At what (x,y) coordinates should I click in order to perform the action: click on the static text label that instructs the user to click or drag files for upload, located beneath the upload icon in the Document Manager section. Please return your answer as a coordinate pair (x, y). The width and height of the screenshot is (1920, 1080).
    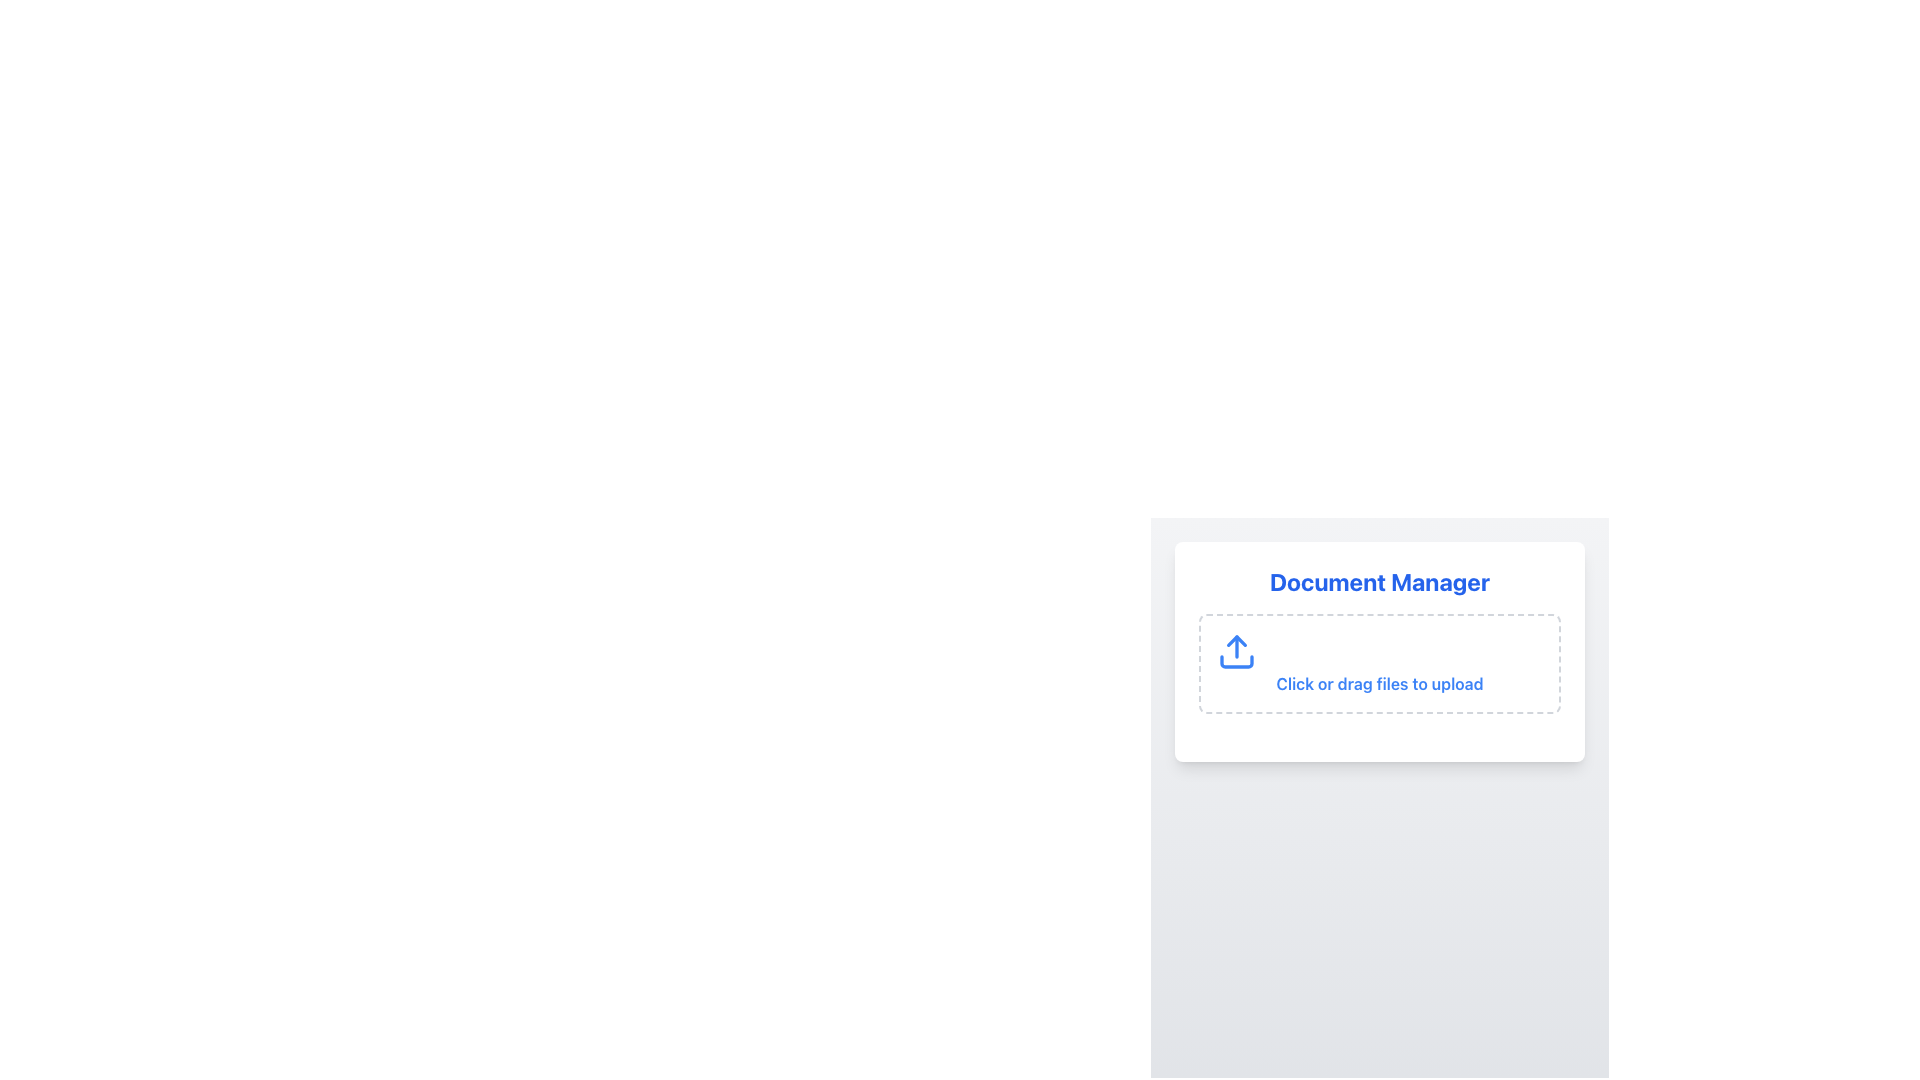
    Looking at the image, I should click on (1379, 682).